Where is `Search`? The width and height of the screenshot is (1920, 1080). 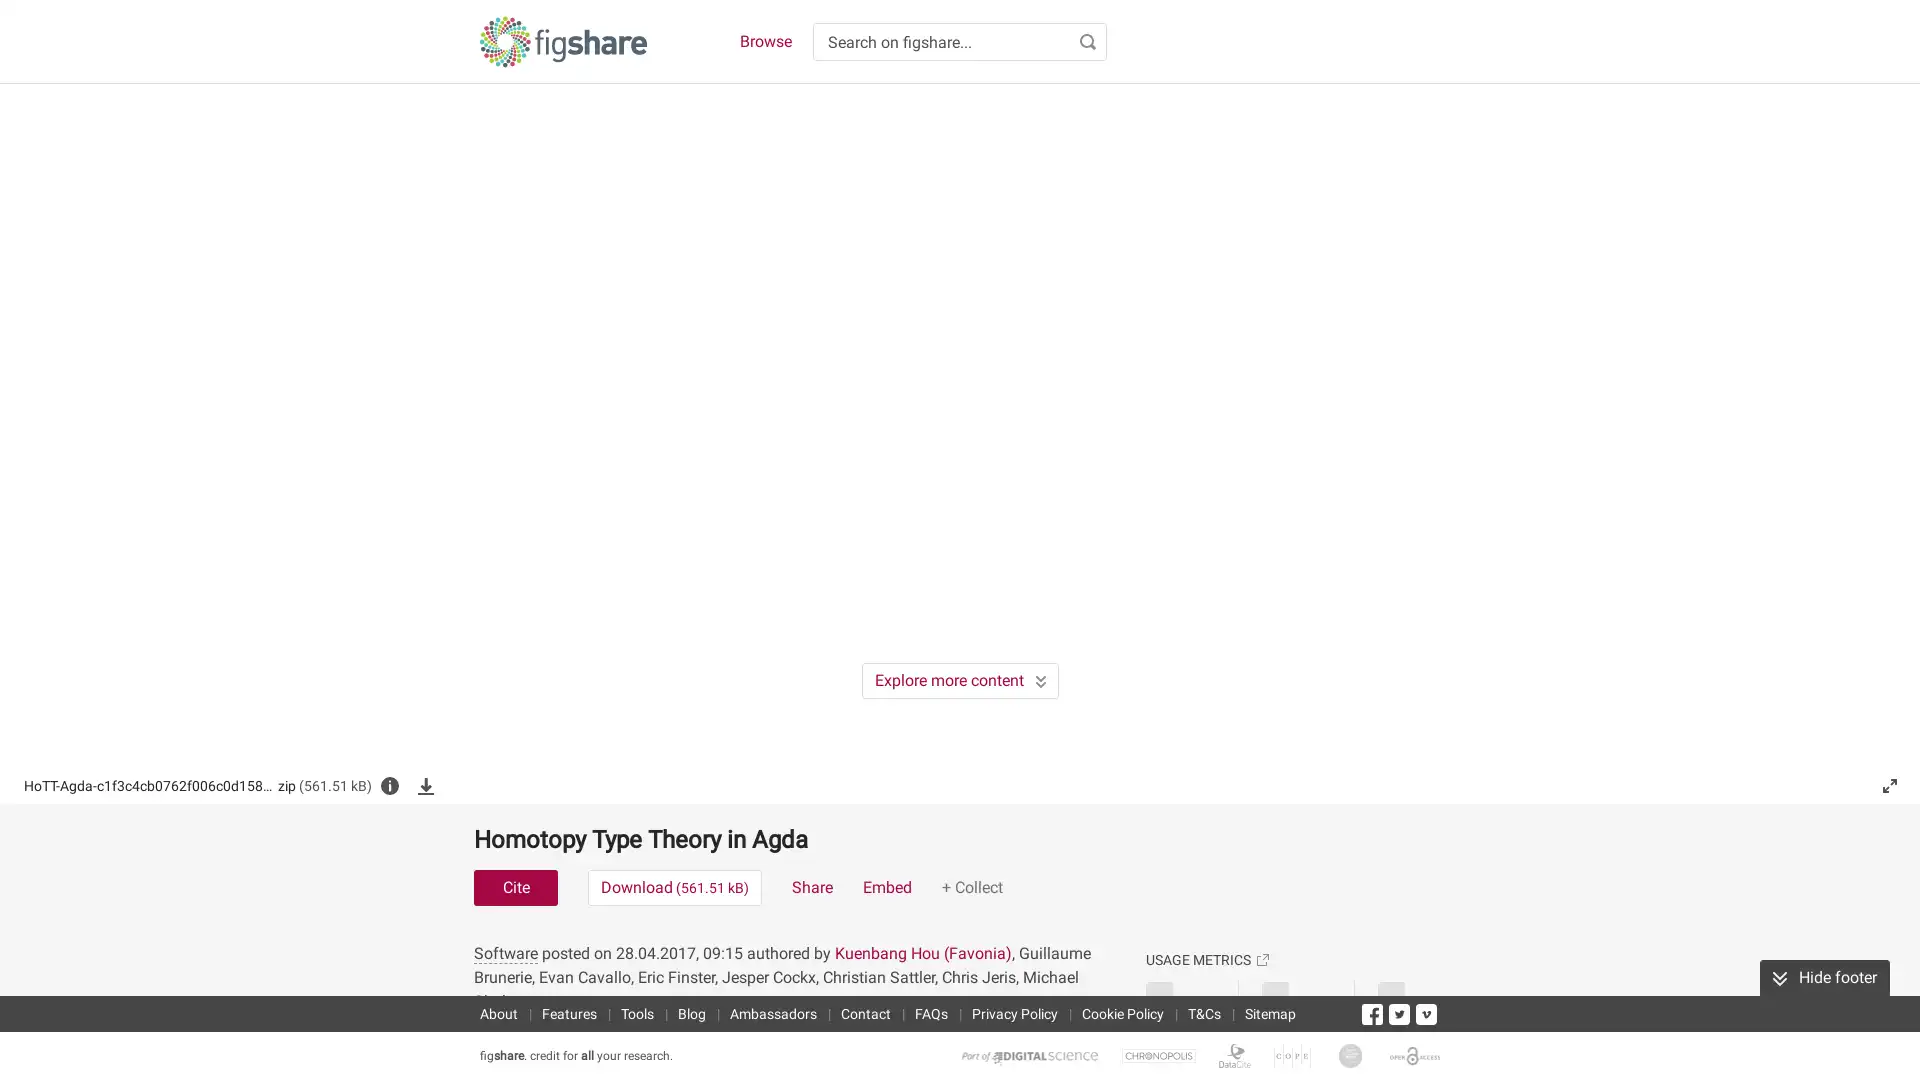
Search is located at coordinates (1087, 108).